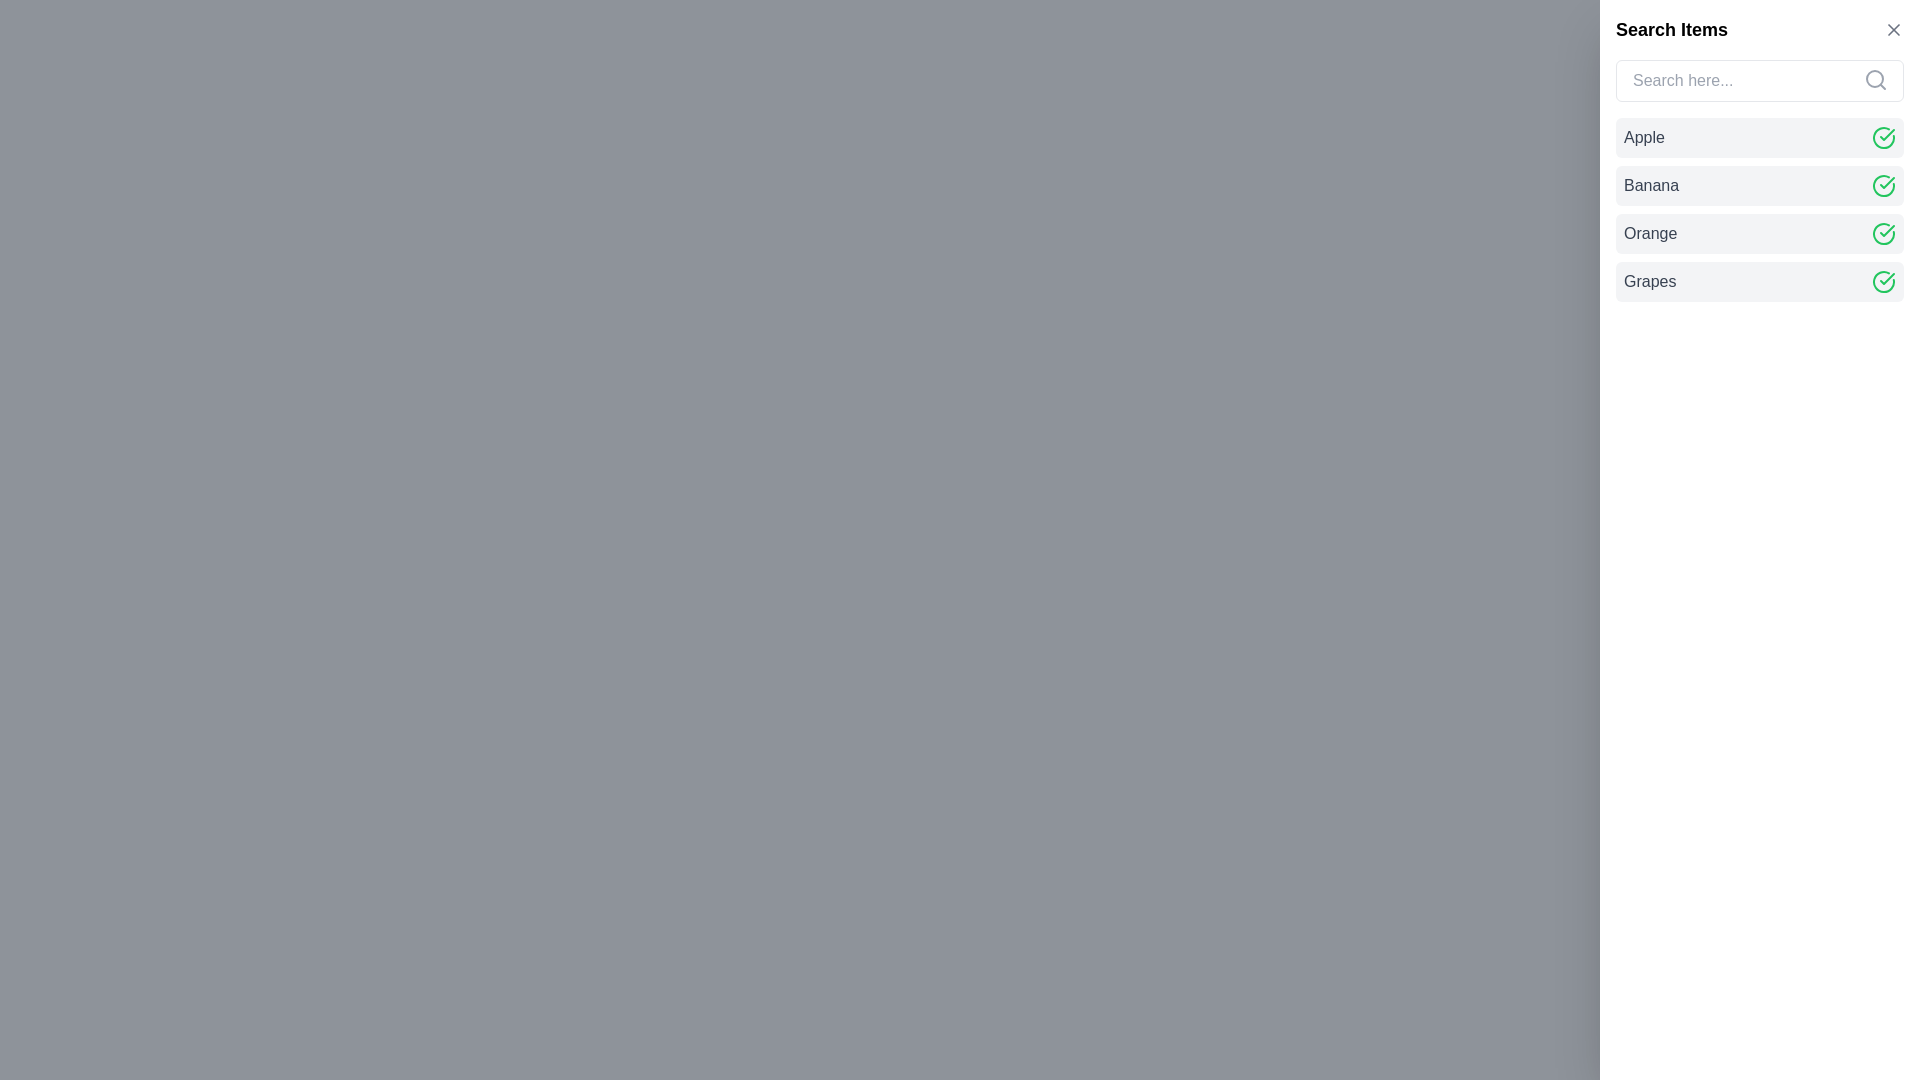 This screenshot has width=1920, height=1080. Describe the element at coordinates (1644, 137) in the screenshot. I see `label of the text element displaying 'Apple' in gray font, located within the leftmost segment of a list item element` at that location.